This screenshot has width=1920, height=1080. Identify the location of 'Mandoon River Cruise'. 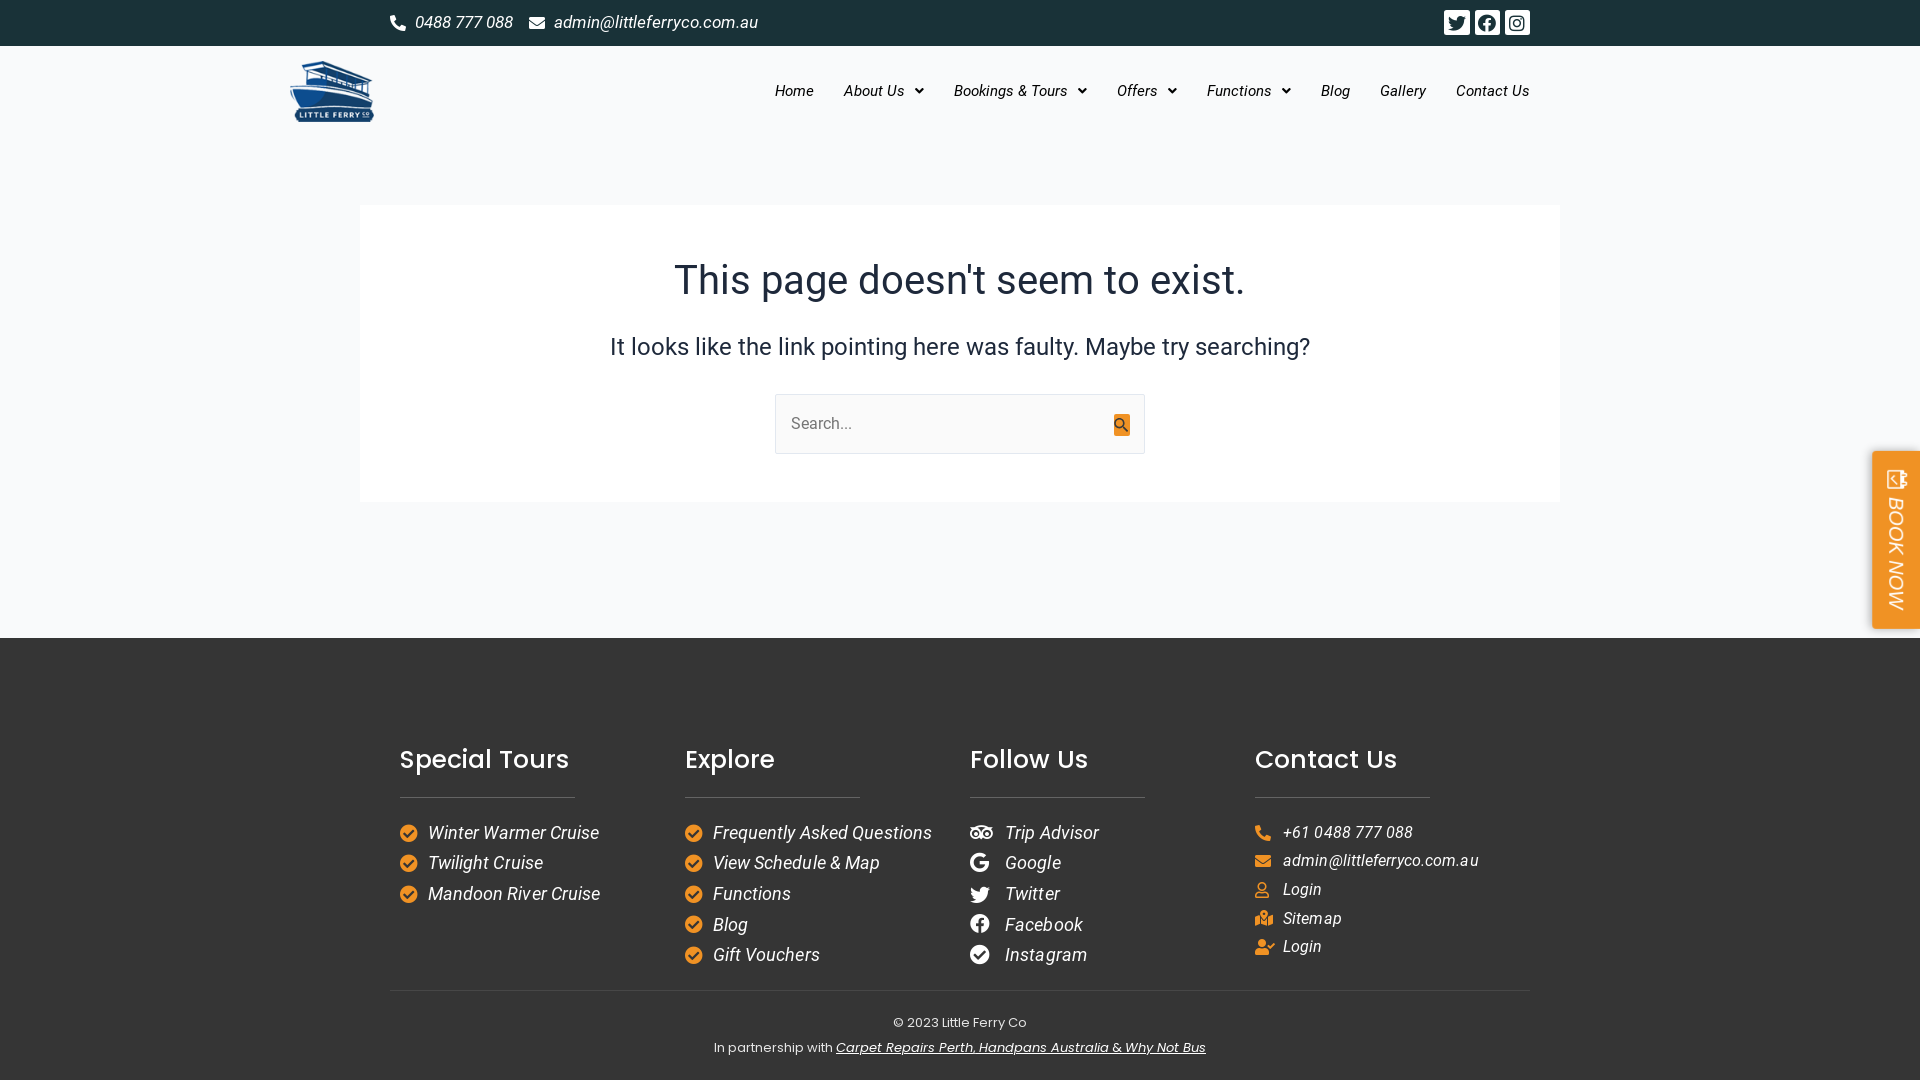
(399, 893).